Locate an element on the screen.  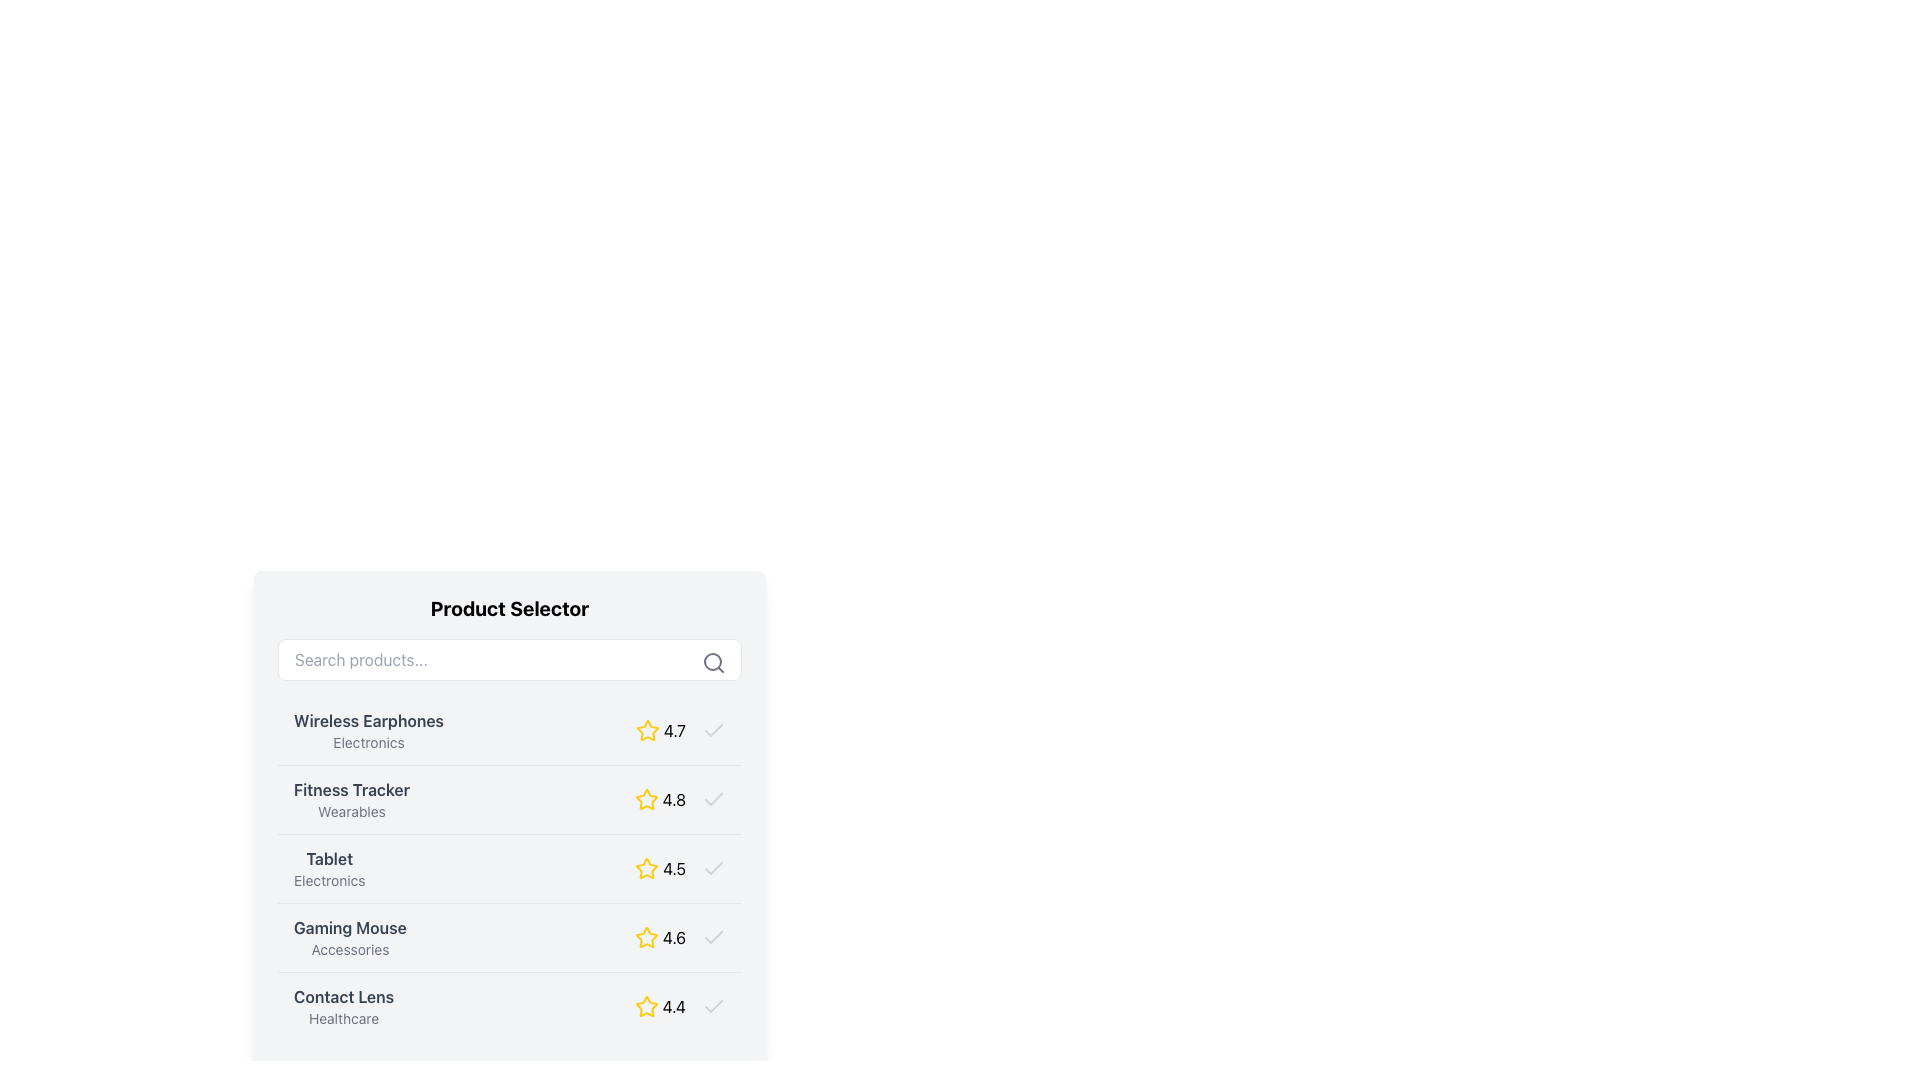
the yellow star-shaped Rating Icon that indicates a rating of 4.6 for the product 'Gaming Mouse' is located at coordinates (646, 937).